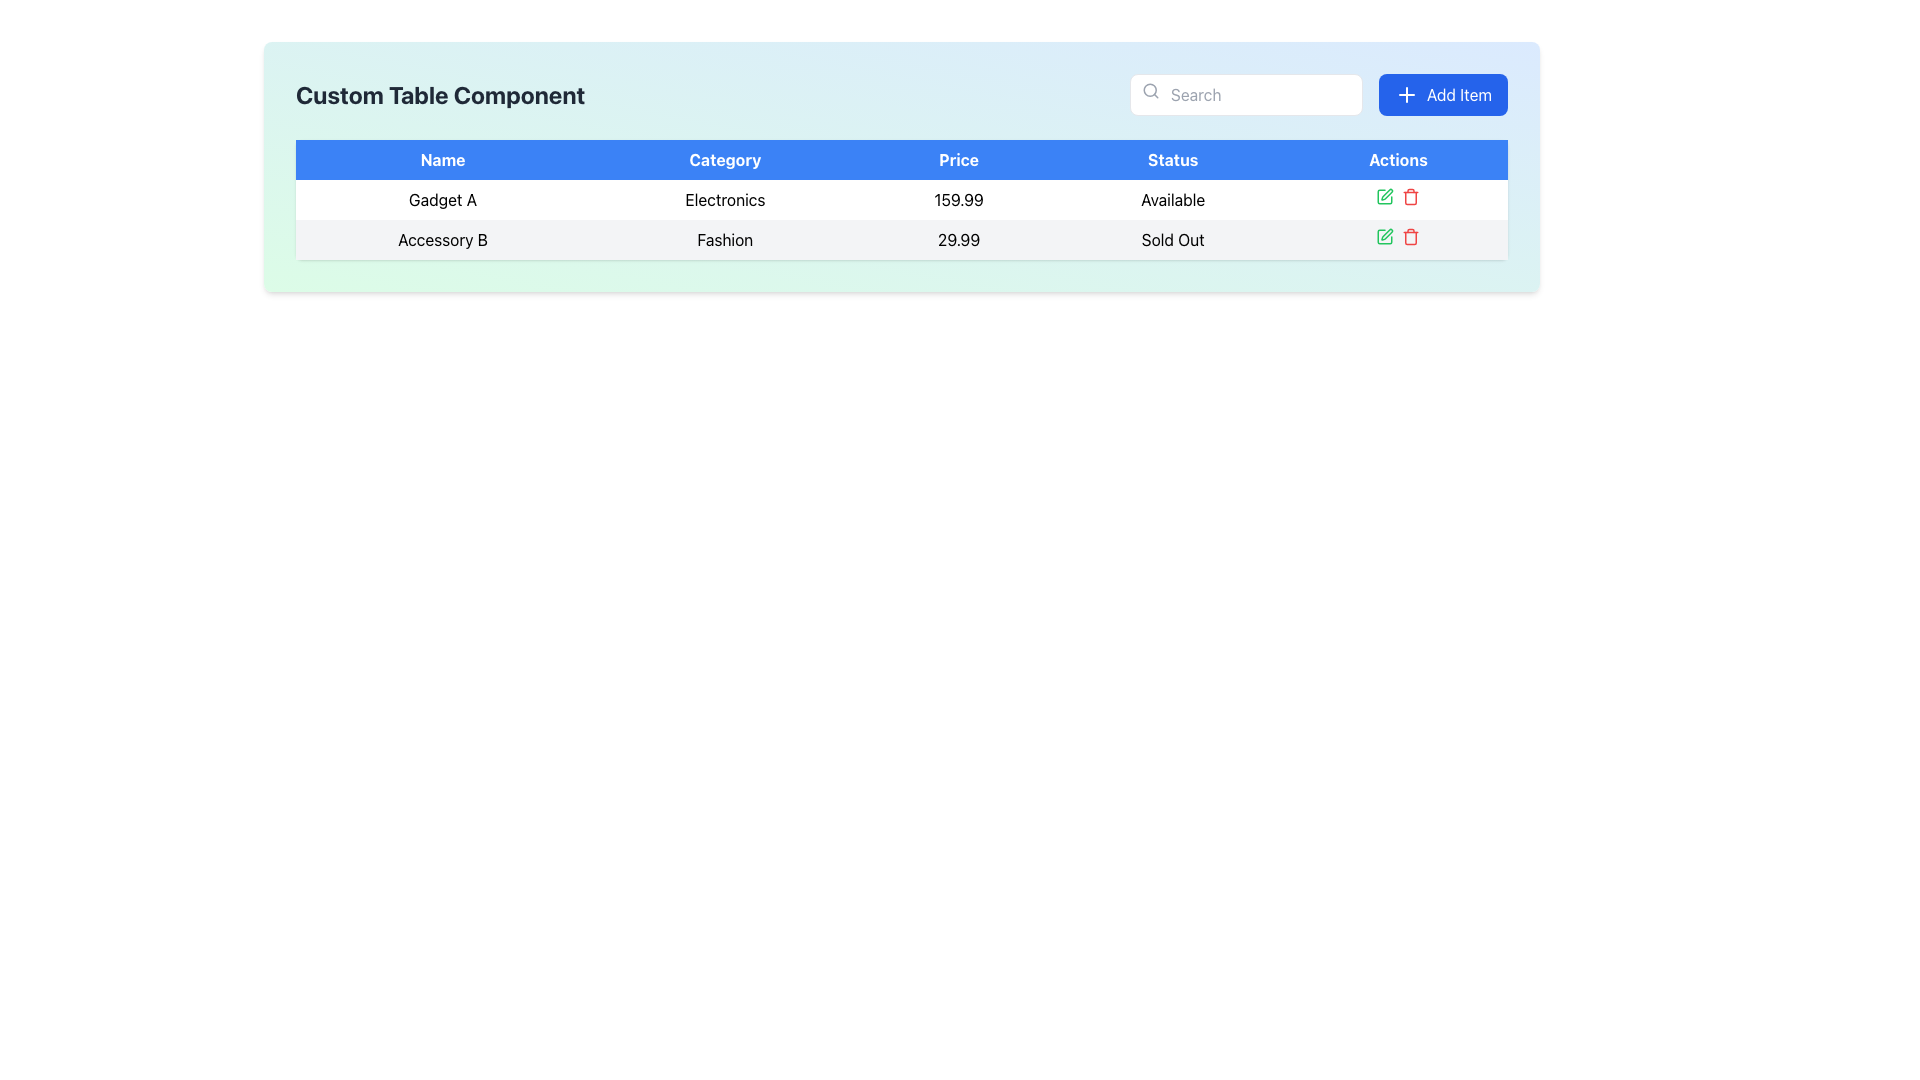  What do you see at coordinates (1384, 235) in the screenshot?
I see `the green edit icon button resembling a square with a pen, located in the second row of the 'Actions' column next to the red delete icon, to initiate an edit action` at bounding box center [1384, 235].